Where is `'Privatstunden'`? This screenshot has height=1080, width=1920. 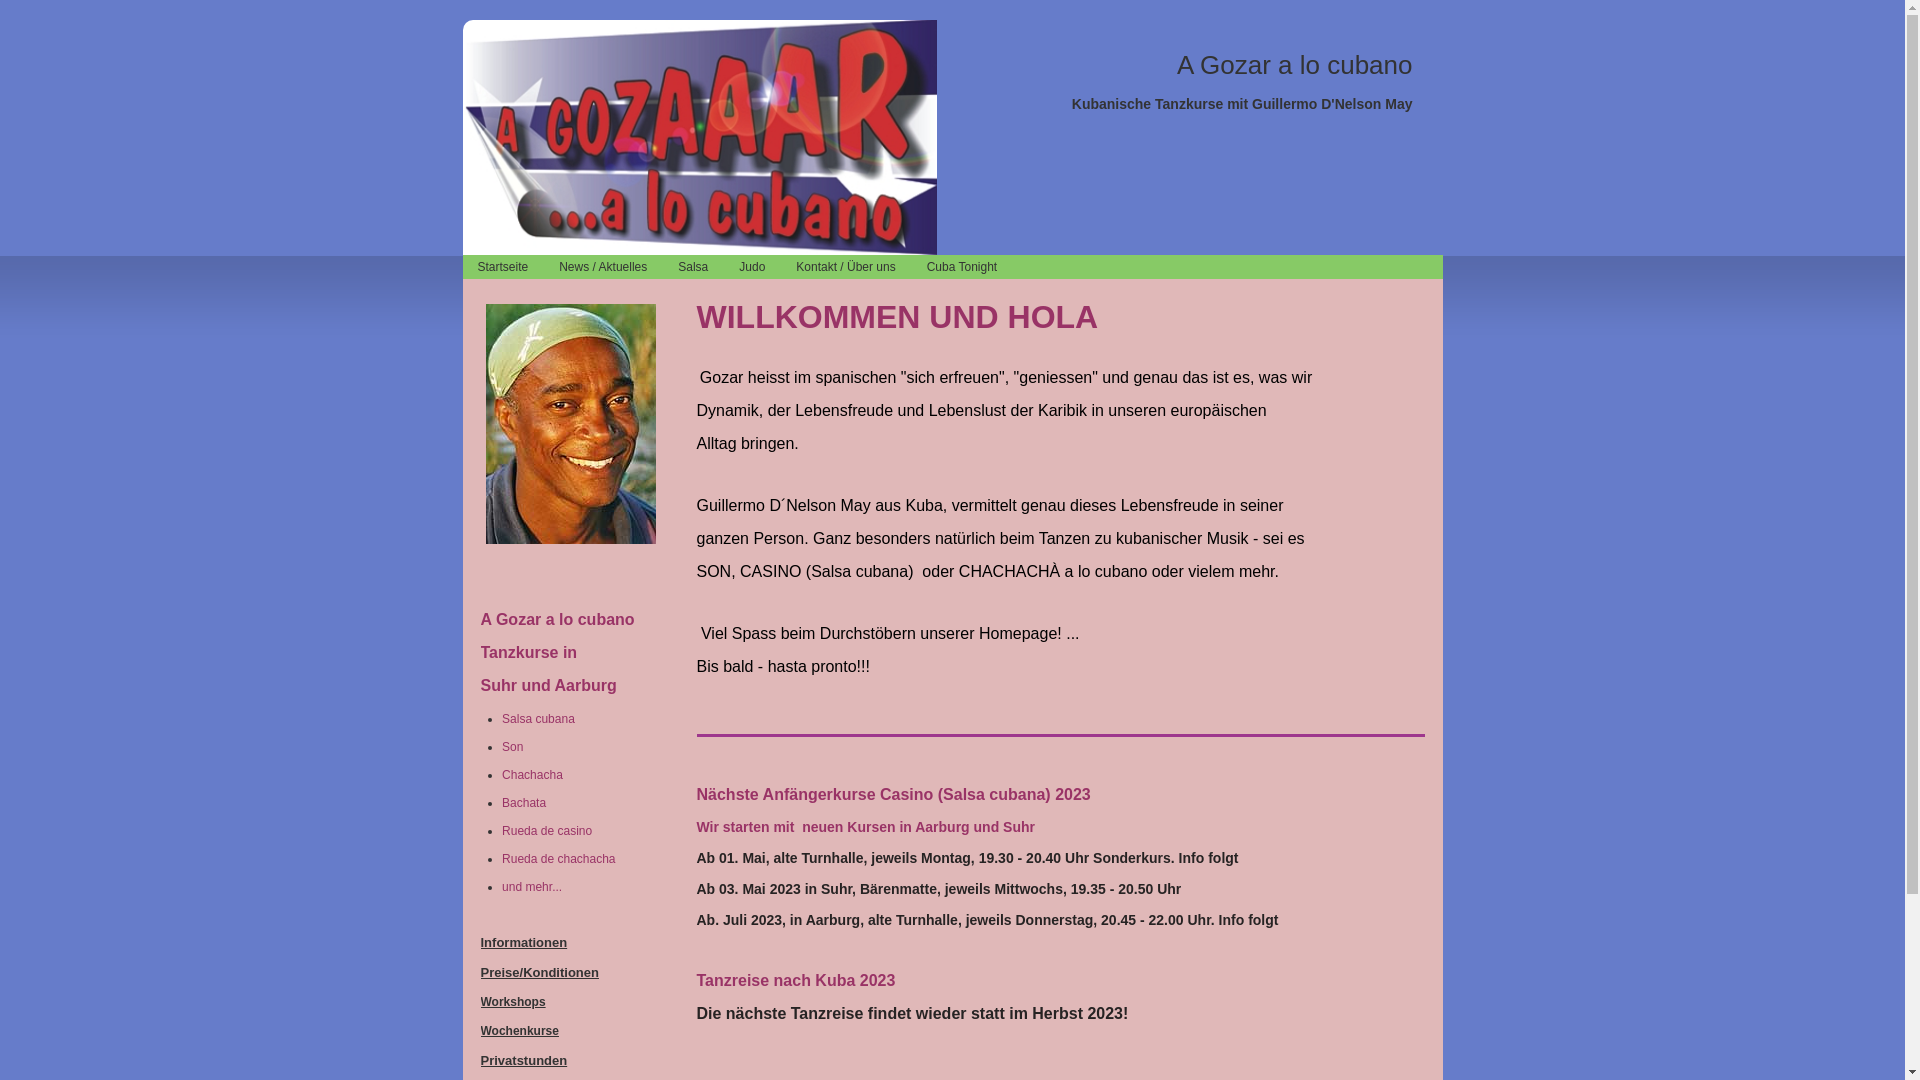
'Privatstunden' is located at coordinates (523, 1059).